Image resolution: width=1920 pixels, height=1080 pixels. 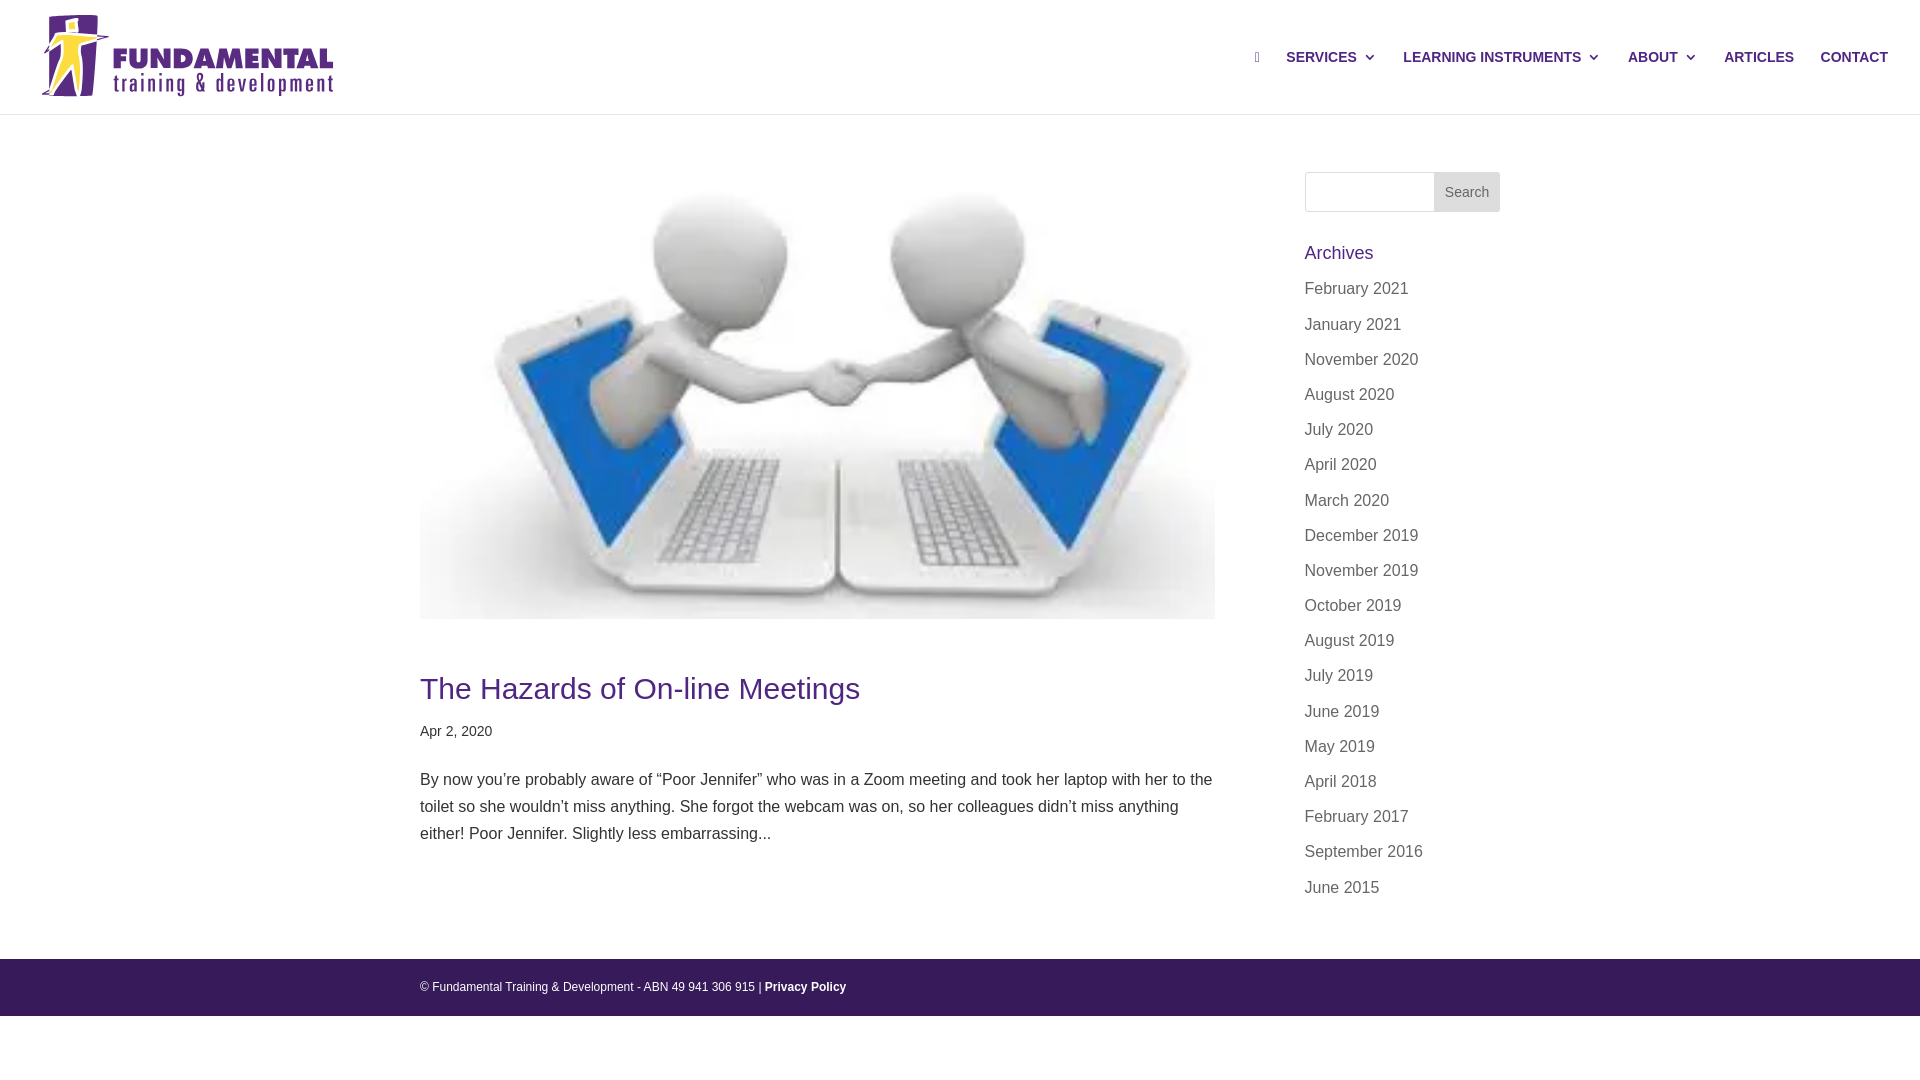 What do you see at coordinates (805, 986) in the screenshot?
I see `'Privacy Policy'` at bounding box center [805, 986].